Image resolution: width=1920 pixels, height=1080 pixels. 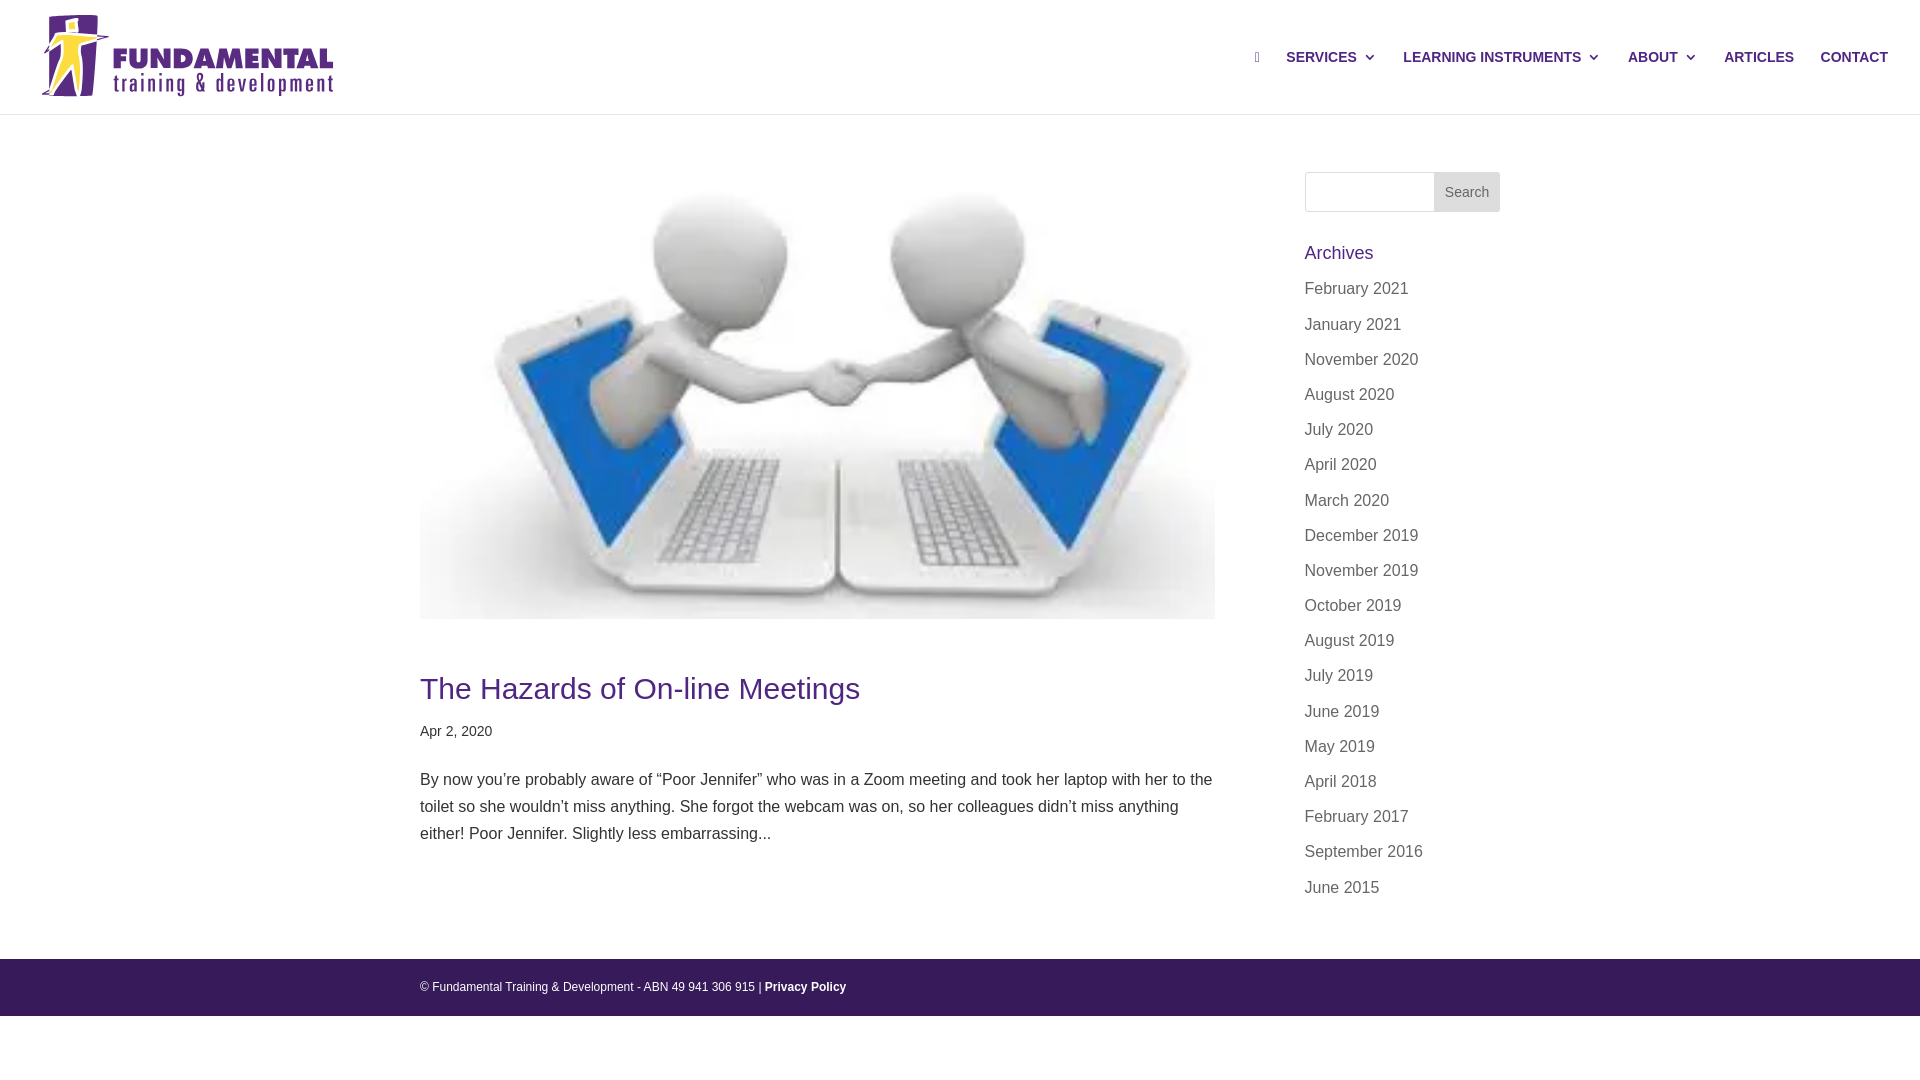 What do you see at coordinates (805, 986) in the screenshot?
I see `'Privacy Policy'` at bounding box center [805, 986].